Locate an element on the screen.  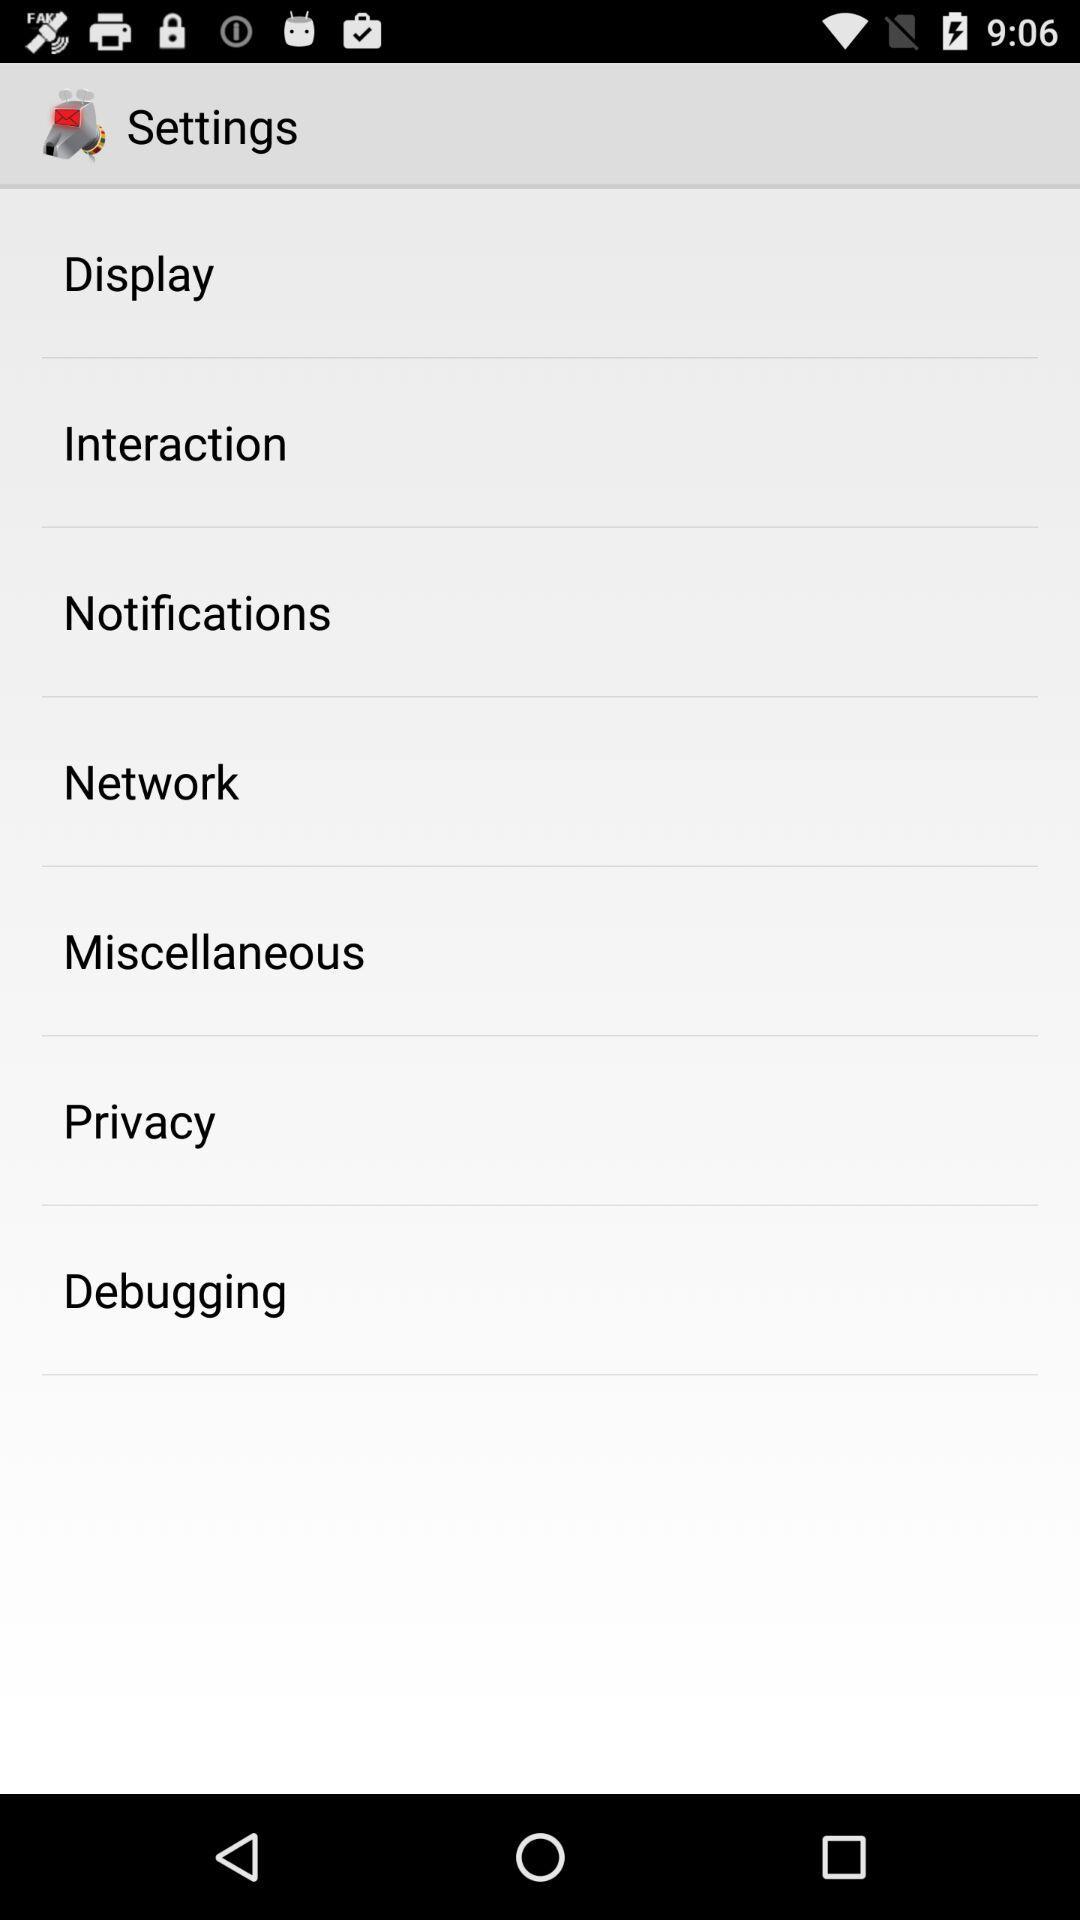
the interaction icon is located at coordinates (174, 441).